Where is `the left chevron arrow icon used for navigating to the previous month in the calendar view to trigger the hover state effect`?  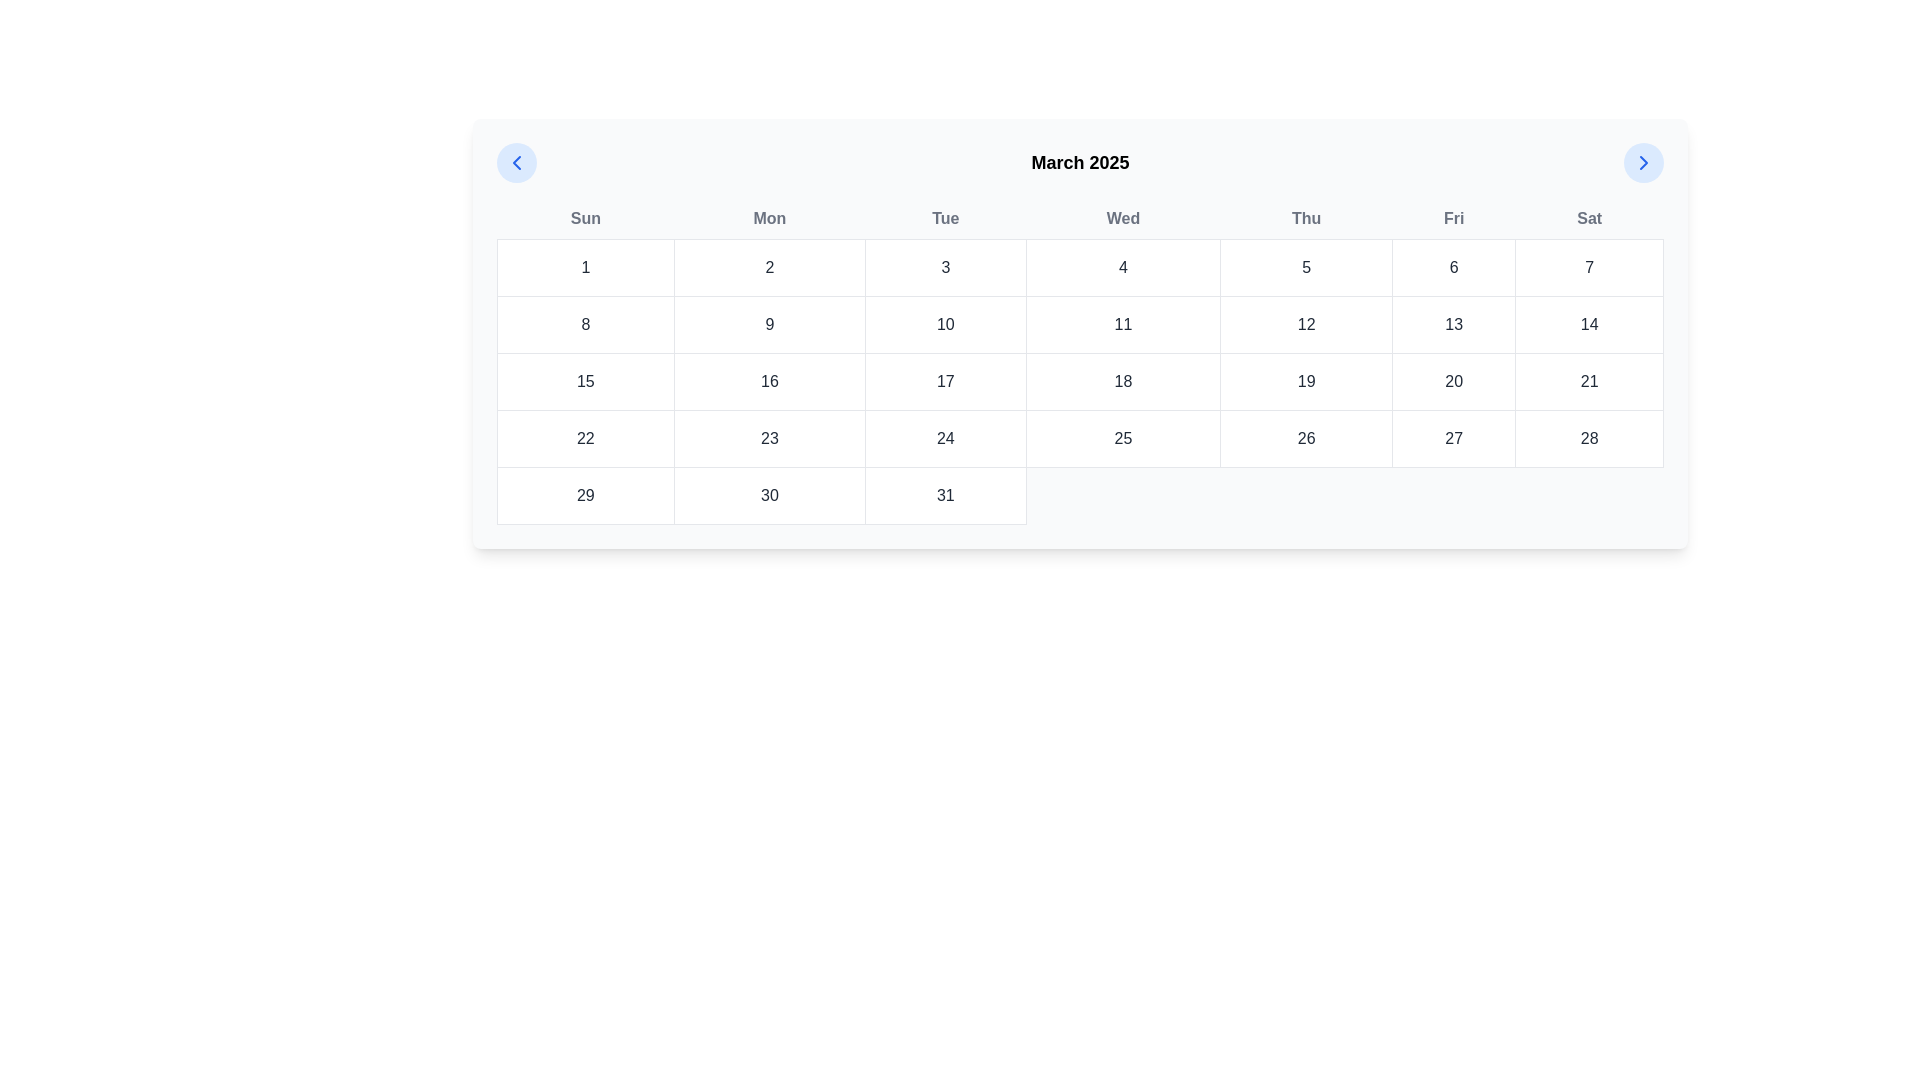 the left chevron arrow icon used for navigating to the previous month in the calendar view to trigger the hover state effect is located at coordinates (517, 161).